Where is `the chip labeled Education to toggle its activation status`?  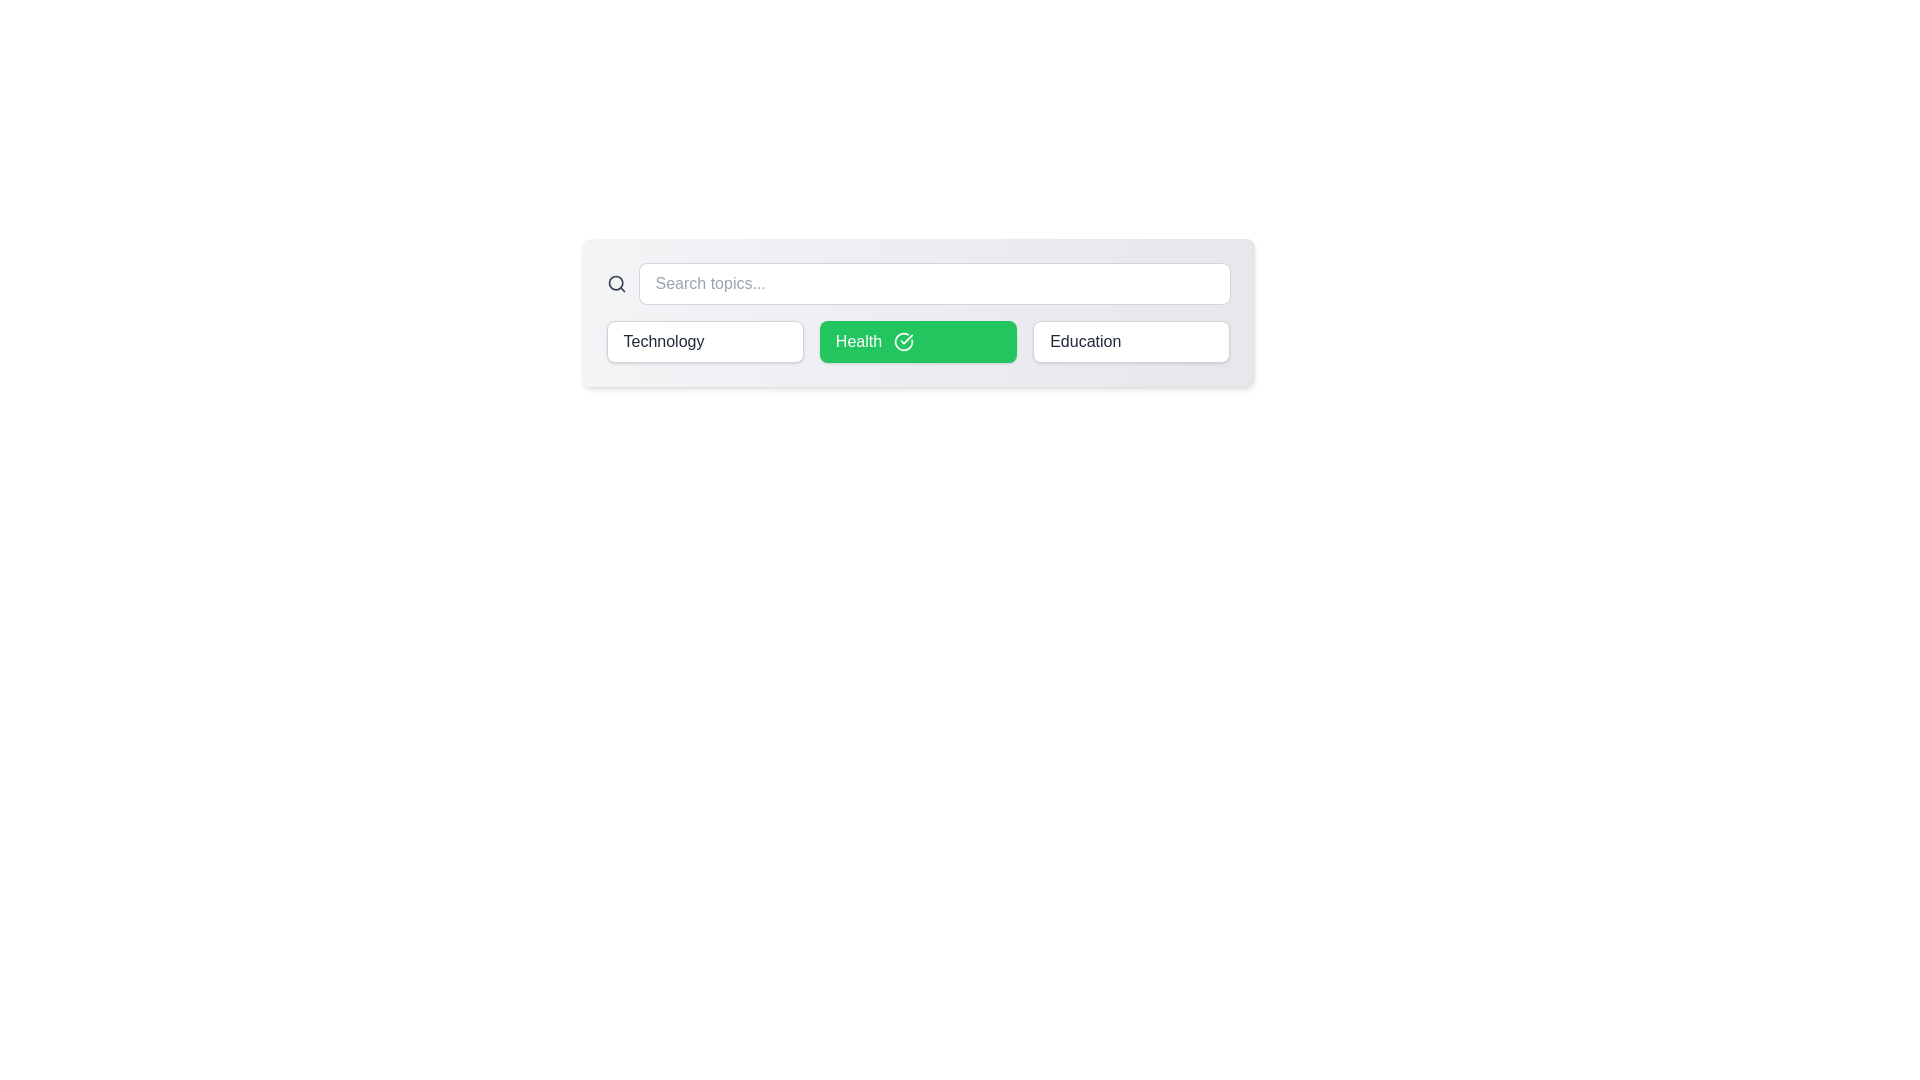 the chip labeled Education to toggle its activation status is located at coordinates (1132, 341).